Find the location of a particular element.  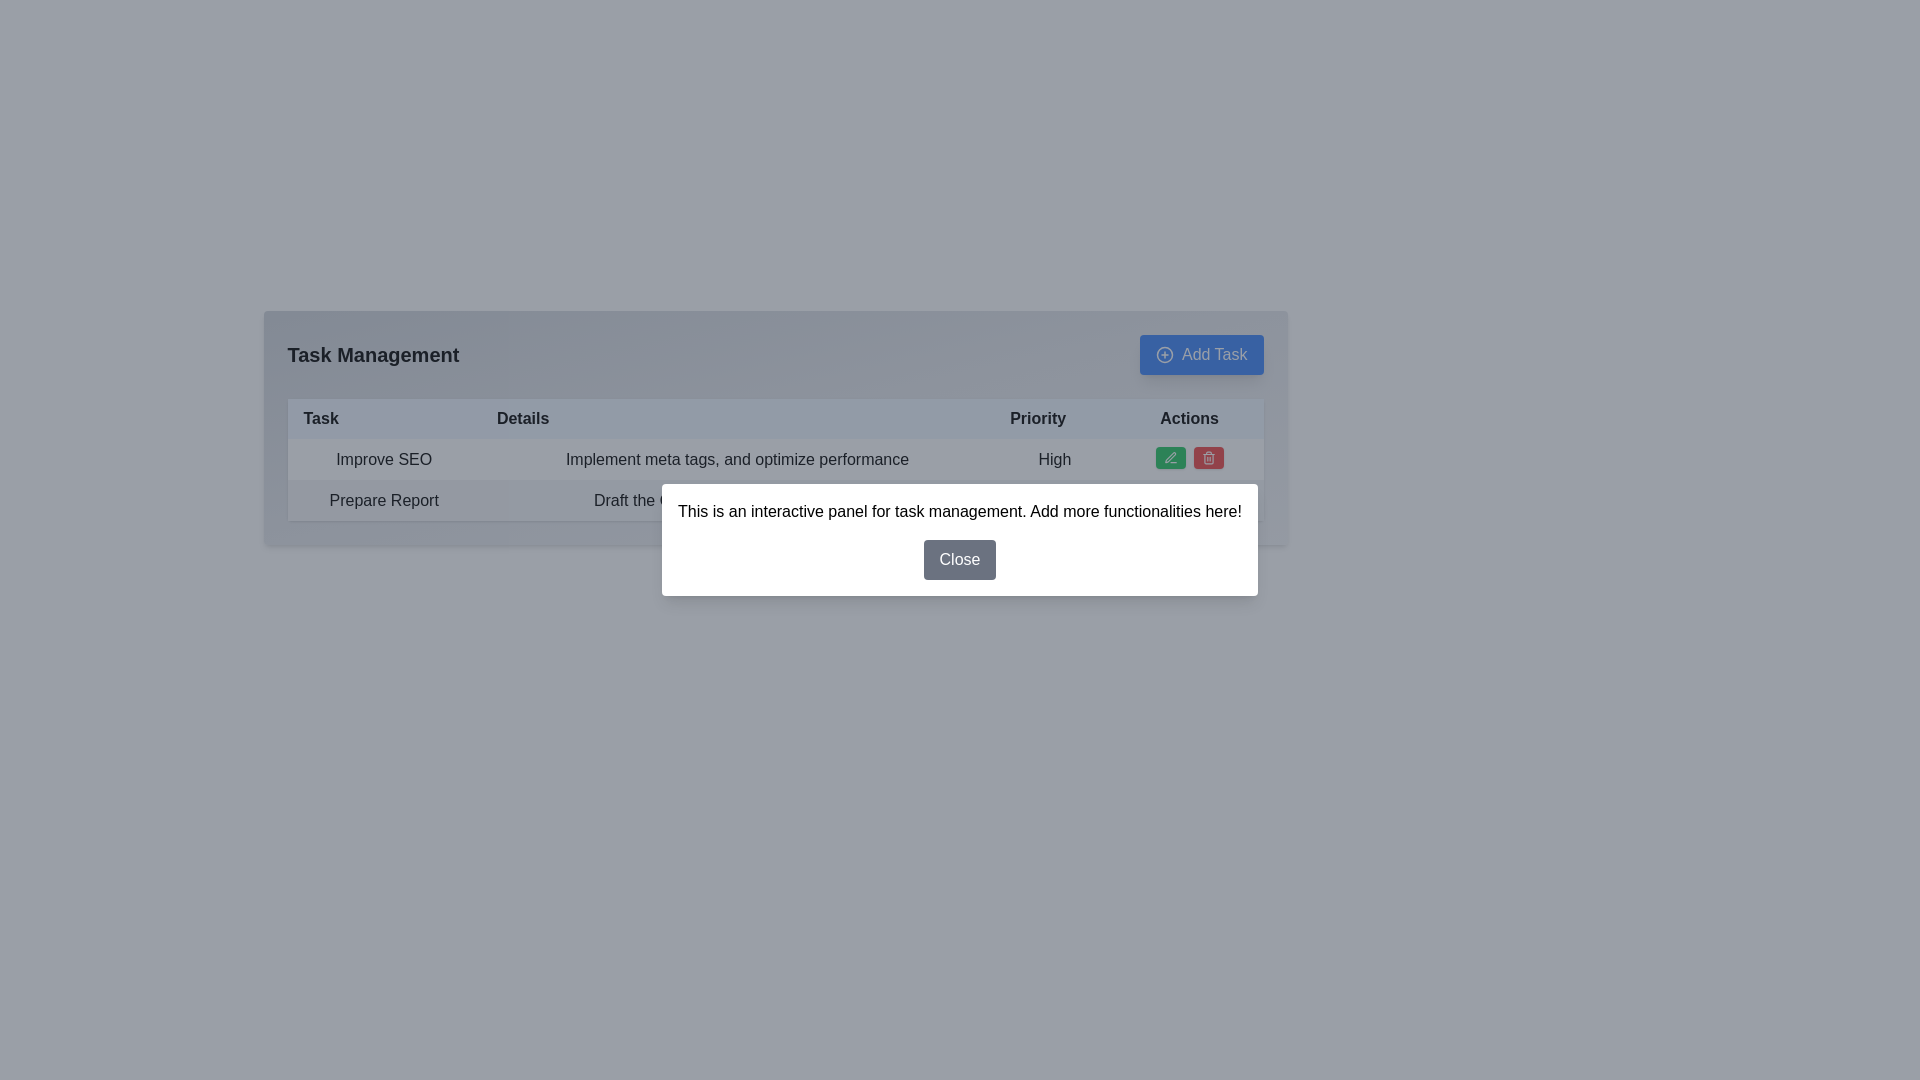

the Text element that provides a description for the task 'Prepare Report', located under the 'Details' heading in the task table is located at coordinates (736, 499).